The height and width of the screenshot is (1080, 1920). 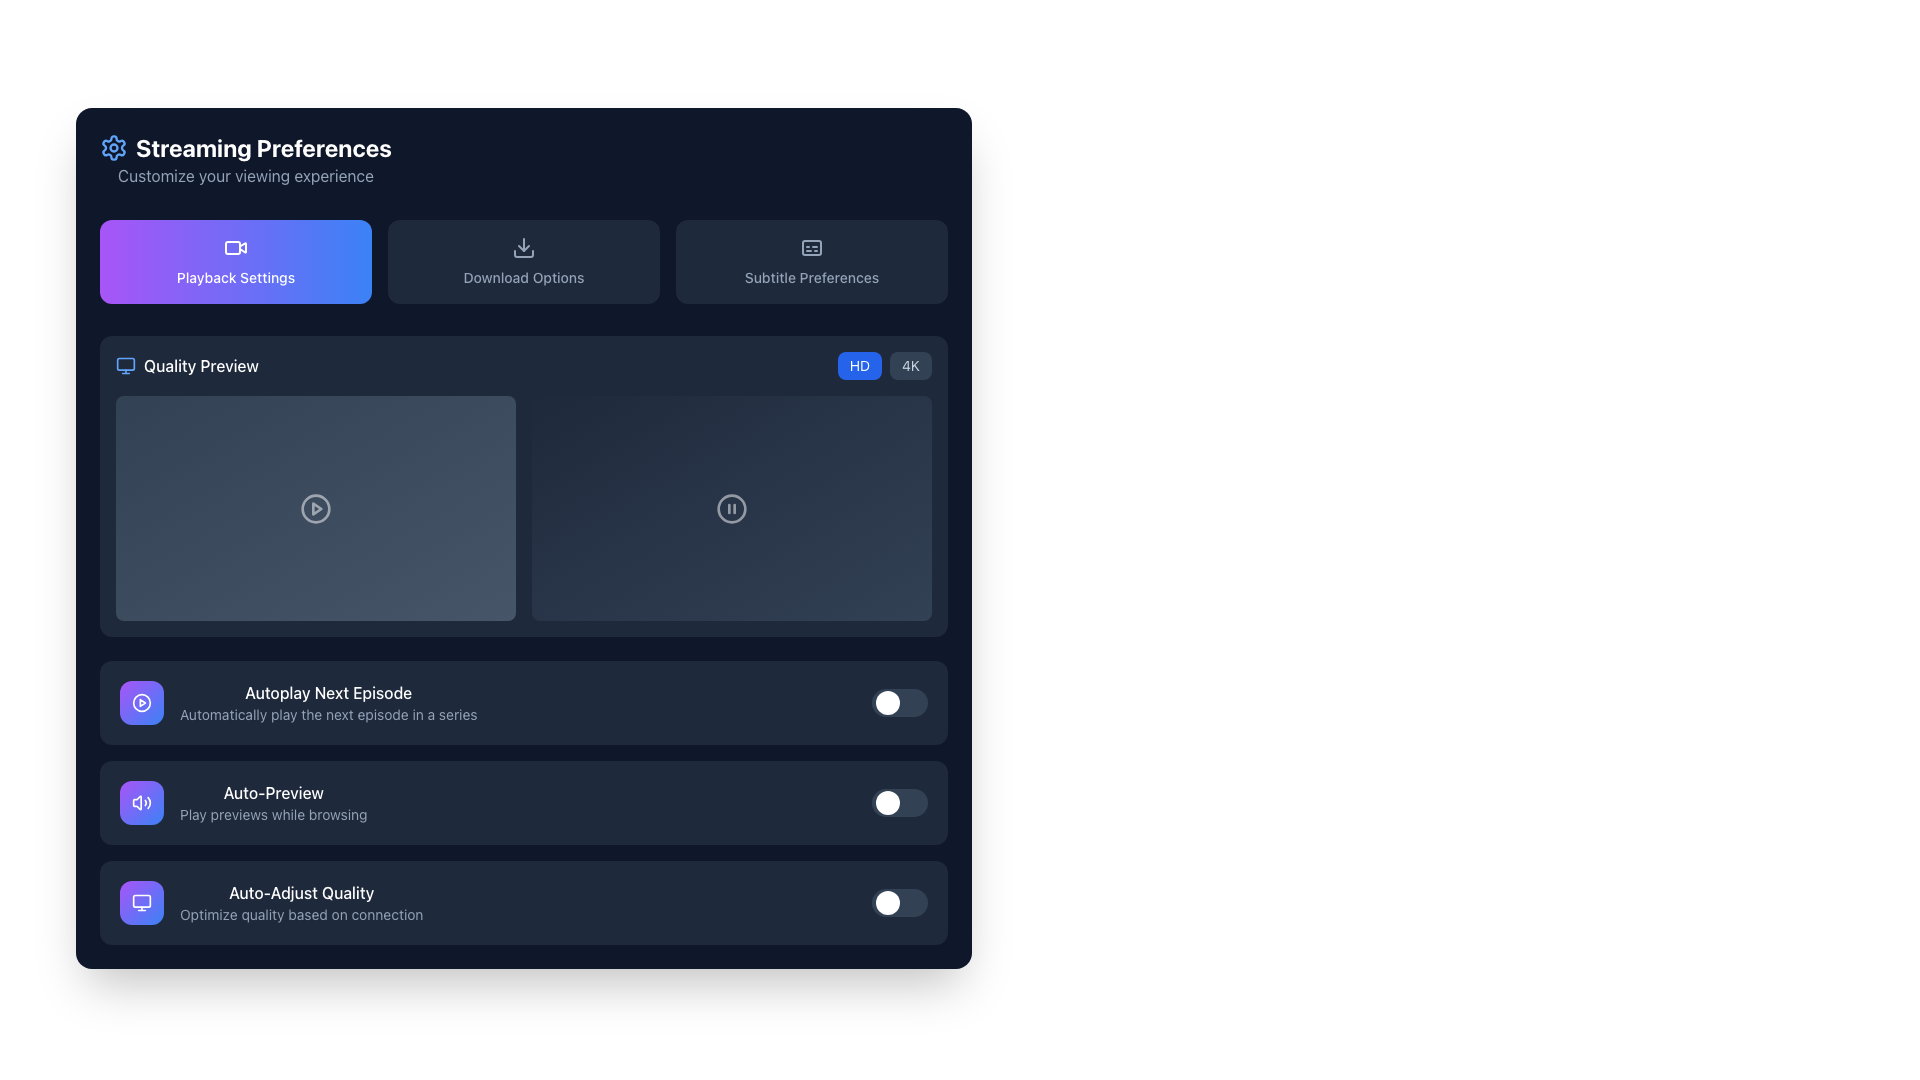 What do you see at coordinates (328, 692) in the screenshot?
I see `the text label reading 'Autoplay Next Episode' which is positioned as a header above its subtitle in the 'Playback Settings' section` at bounding box center [328, 692].